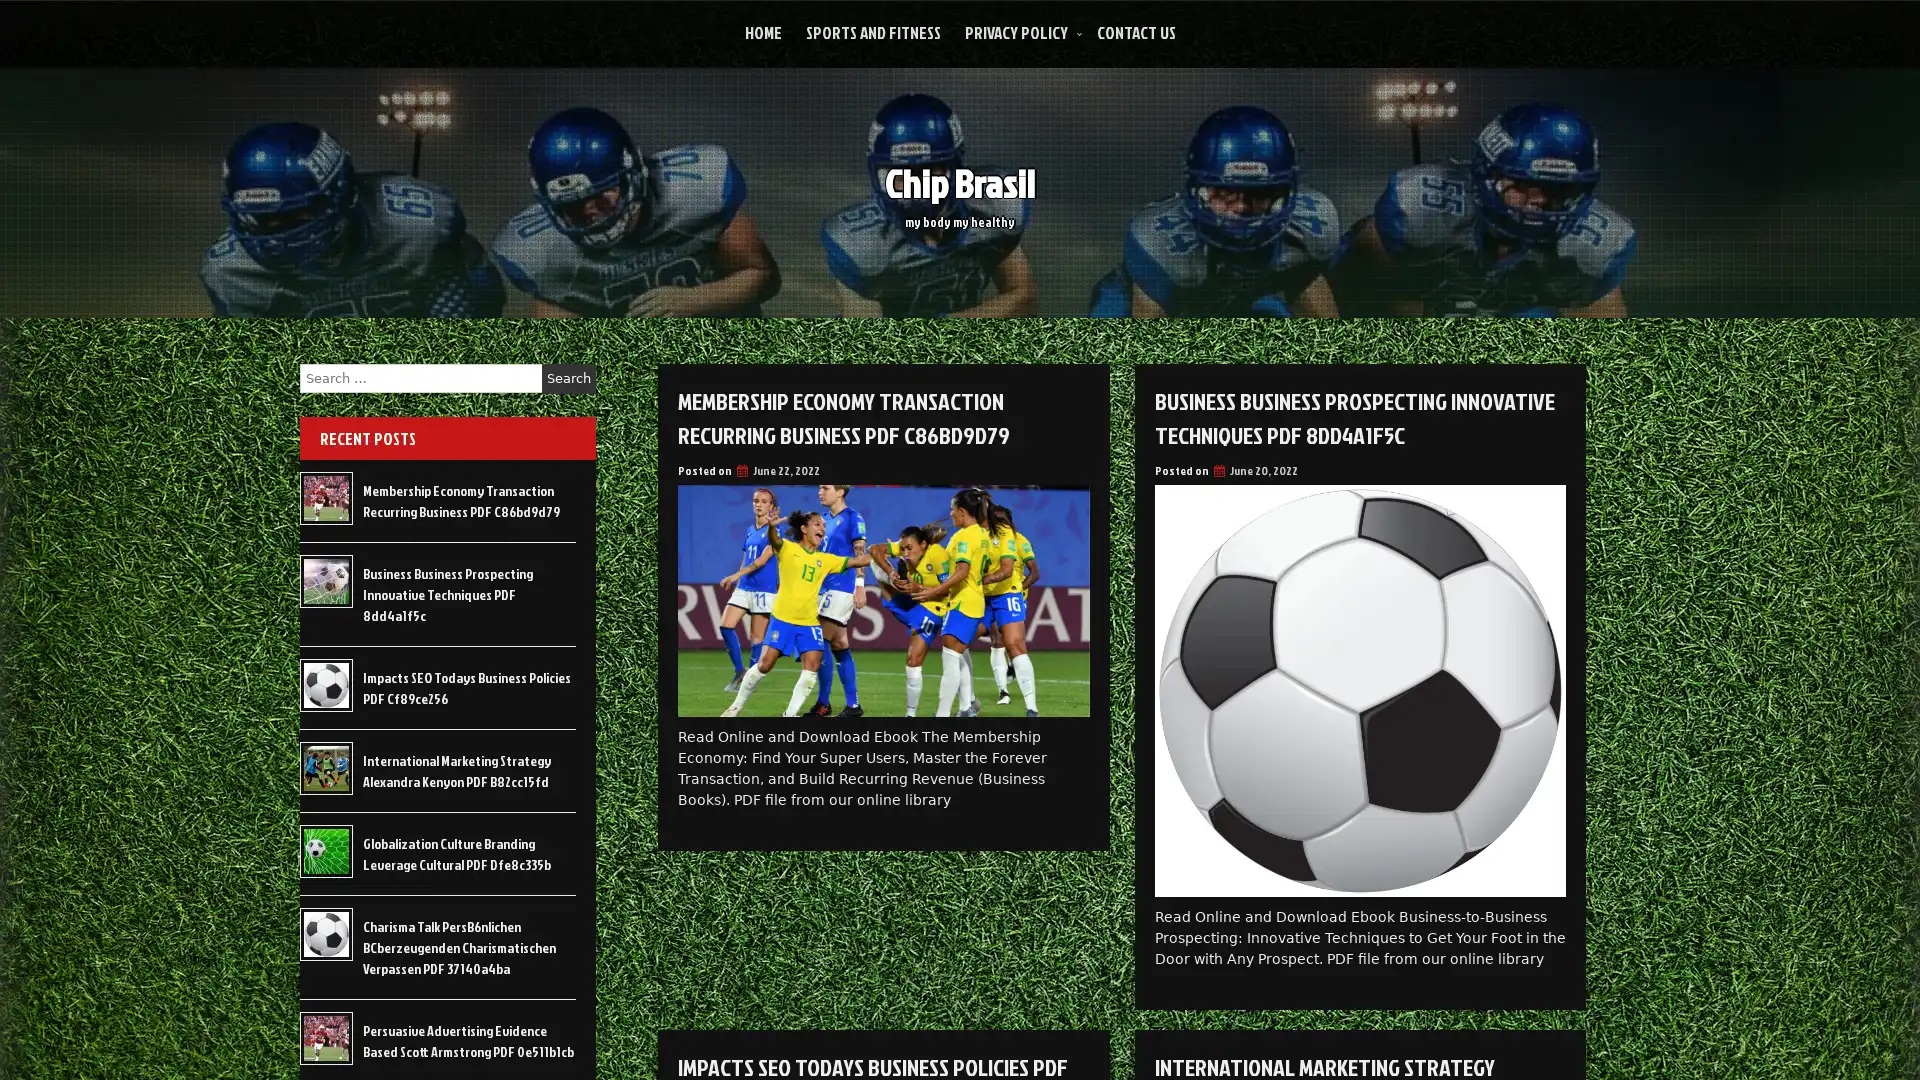 This screenshot has width=1920, height=1080. I want to click on Search, so click(568, 378).